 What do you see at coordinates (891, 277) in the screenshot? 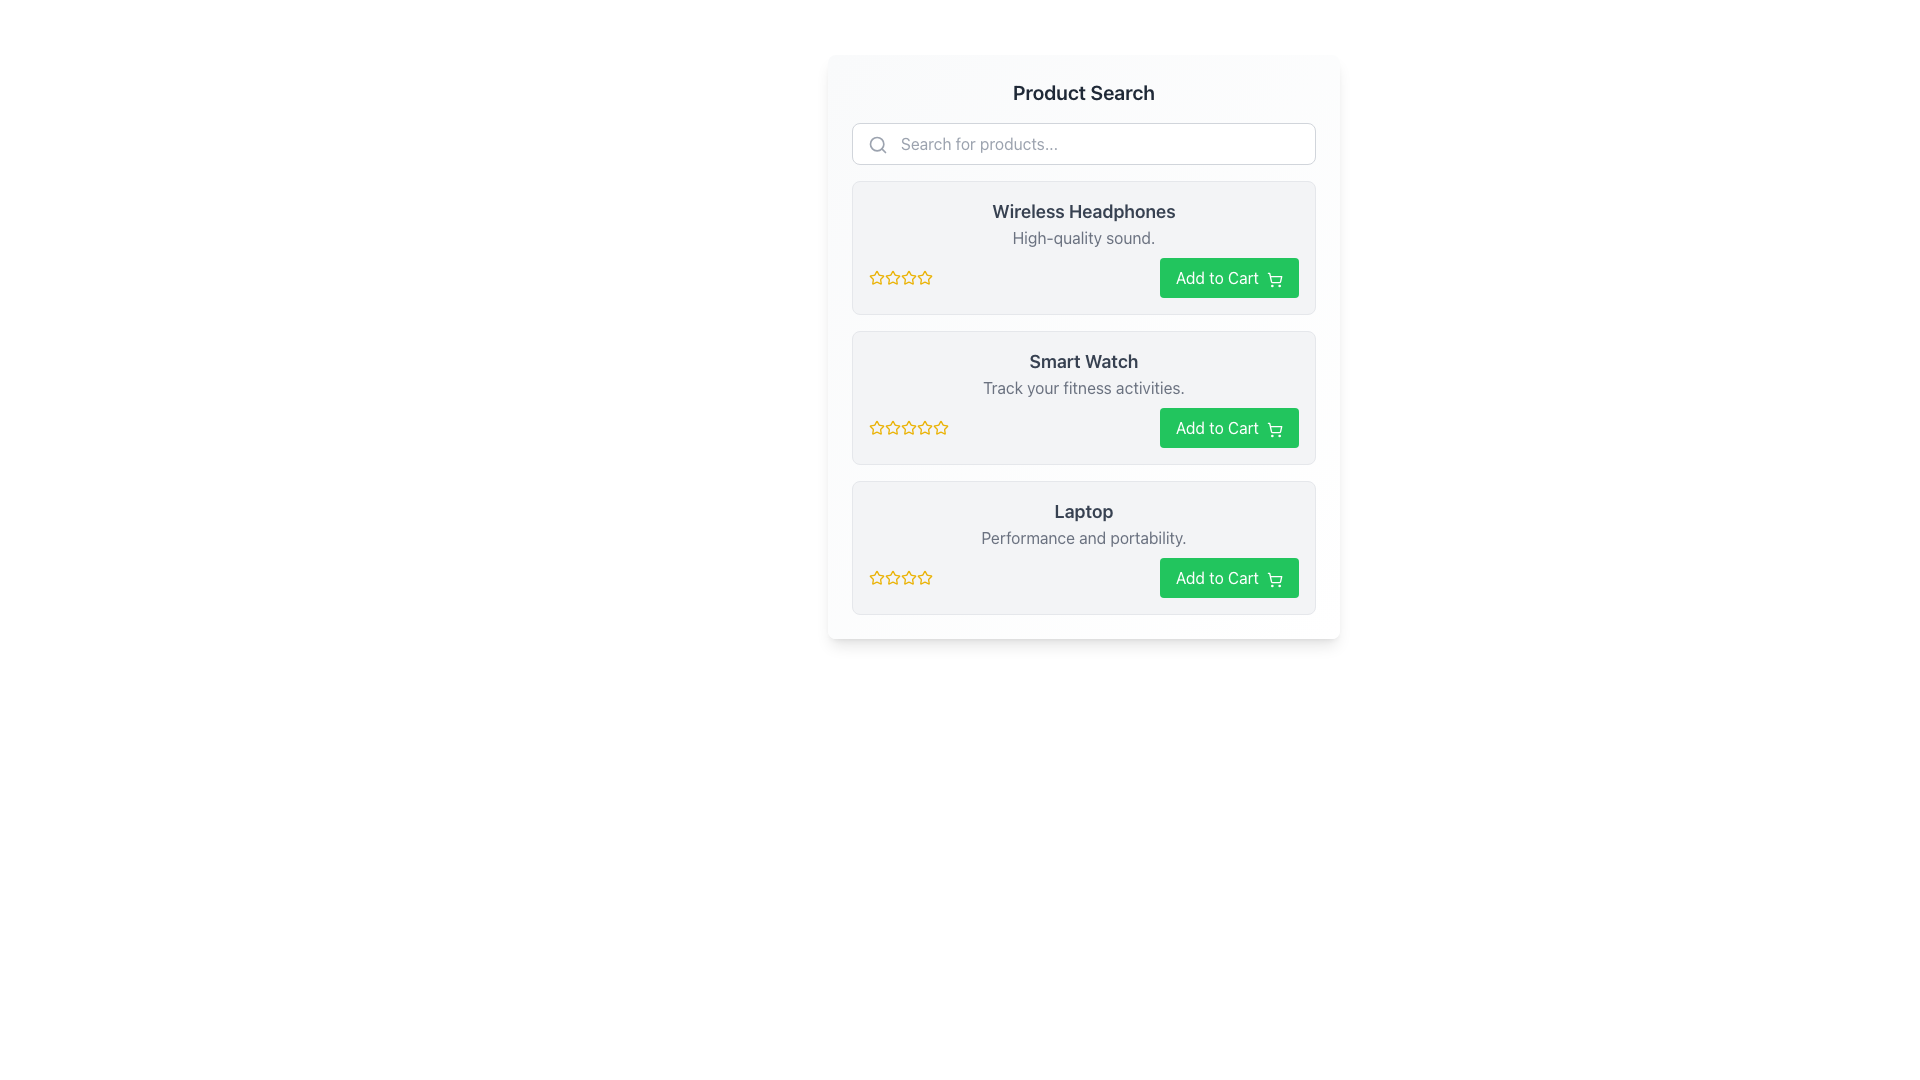
I see `the second star in the star rating icon sequence to rate the item` at bounding box center [891, 277].